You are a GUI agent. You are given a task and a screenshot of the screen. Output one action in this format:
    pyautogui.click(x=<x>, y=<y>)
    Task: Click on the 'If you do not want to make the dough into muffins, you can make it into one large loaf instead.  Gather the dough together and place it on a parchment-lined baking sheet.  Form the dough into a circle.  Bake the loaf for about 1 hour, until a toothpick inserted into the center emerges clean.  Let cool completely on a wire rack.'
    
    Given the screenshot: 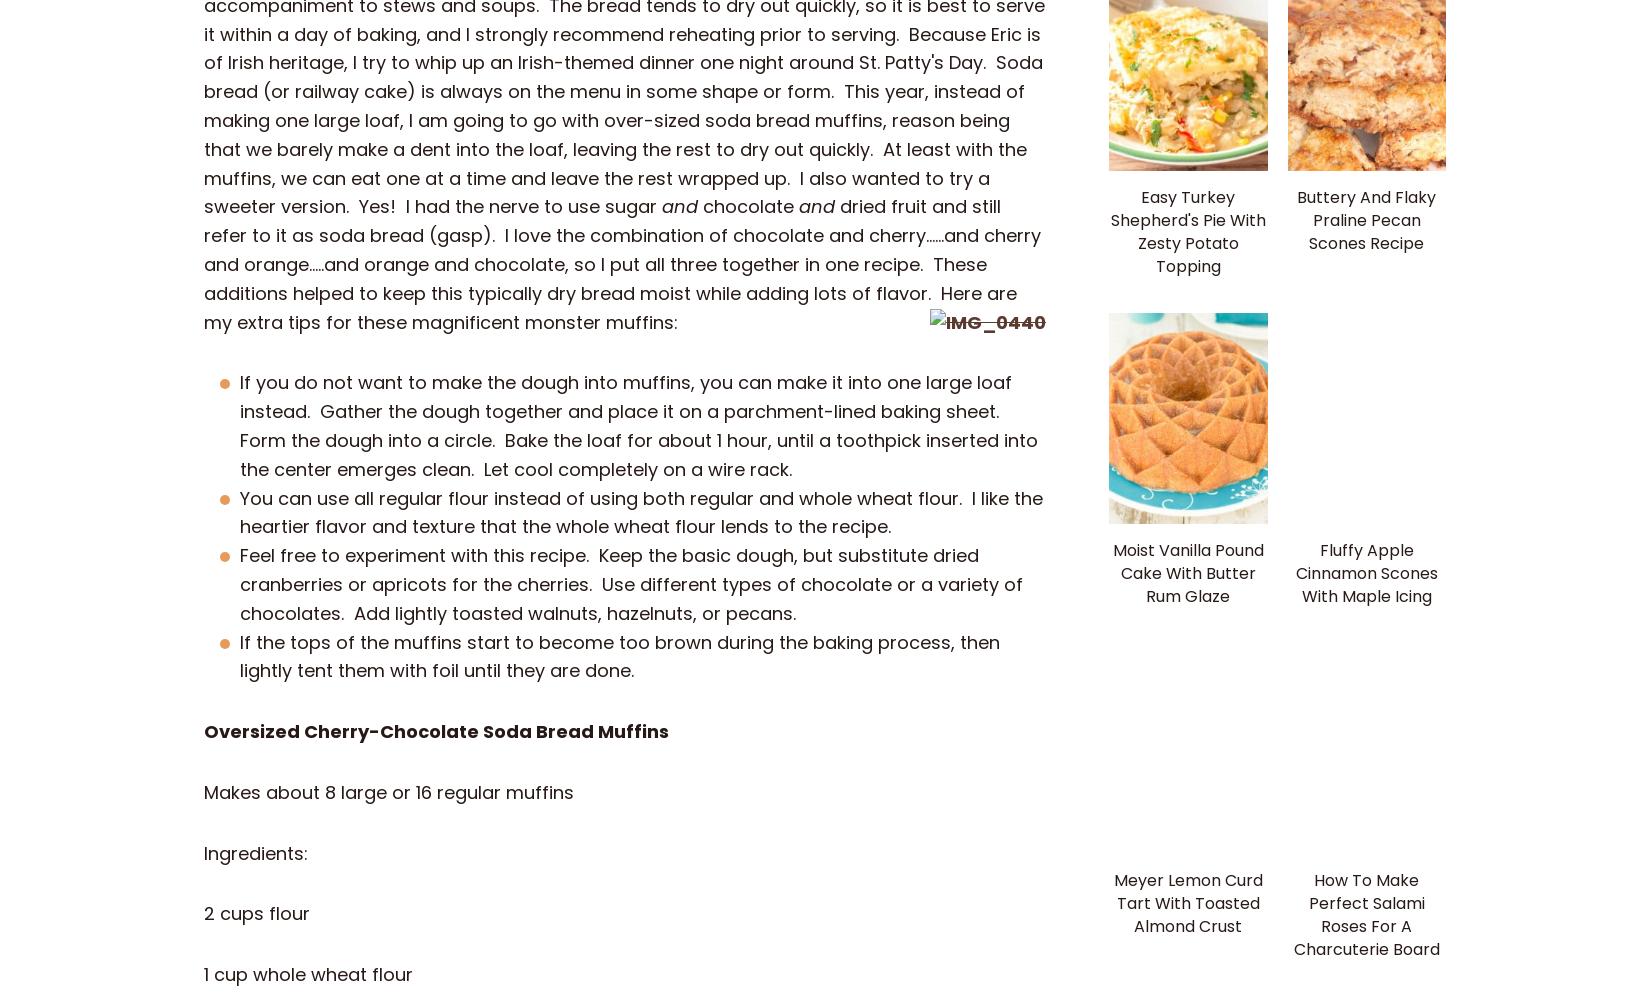 What is the action you would take?
    pyautogui.click(x=638, y=424)
    